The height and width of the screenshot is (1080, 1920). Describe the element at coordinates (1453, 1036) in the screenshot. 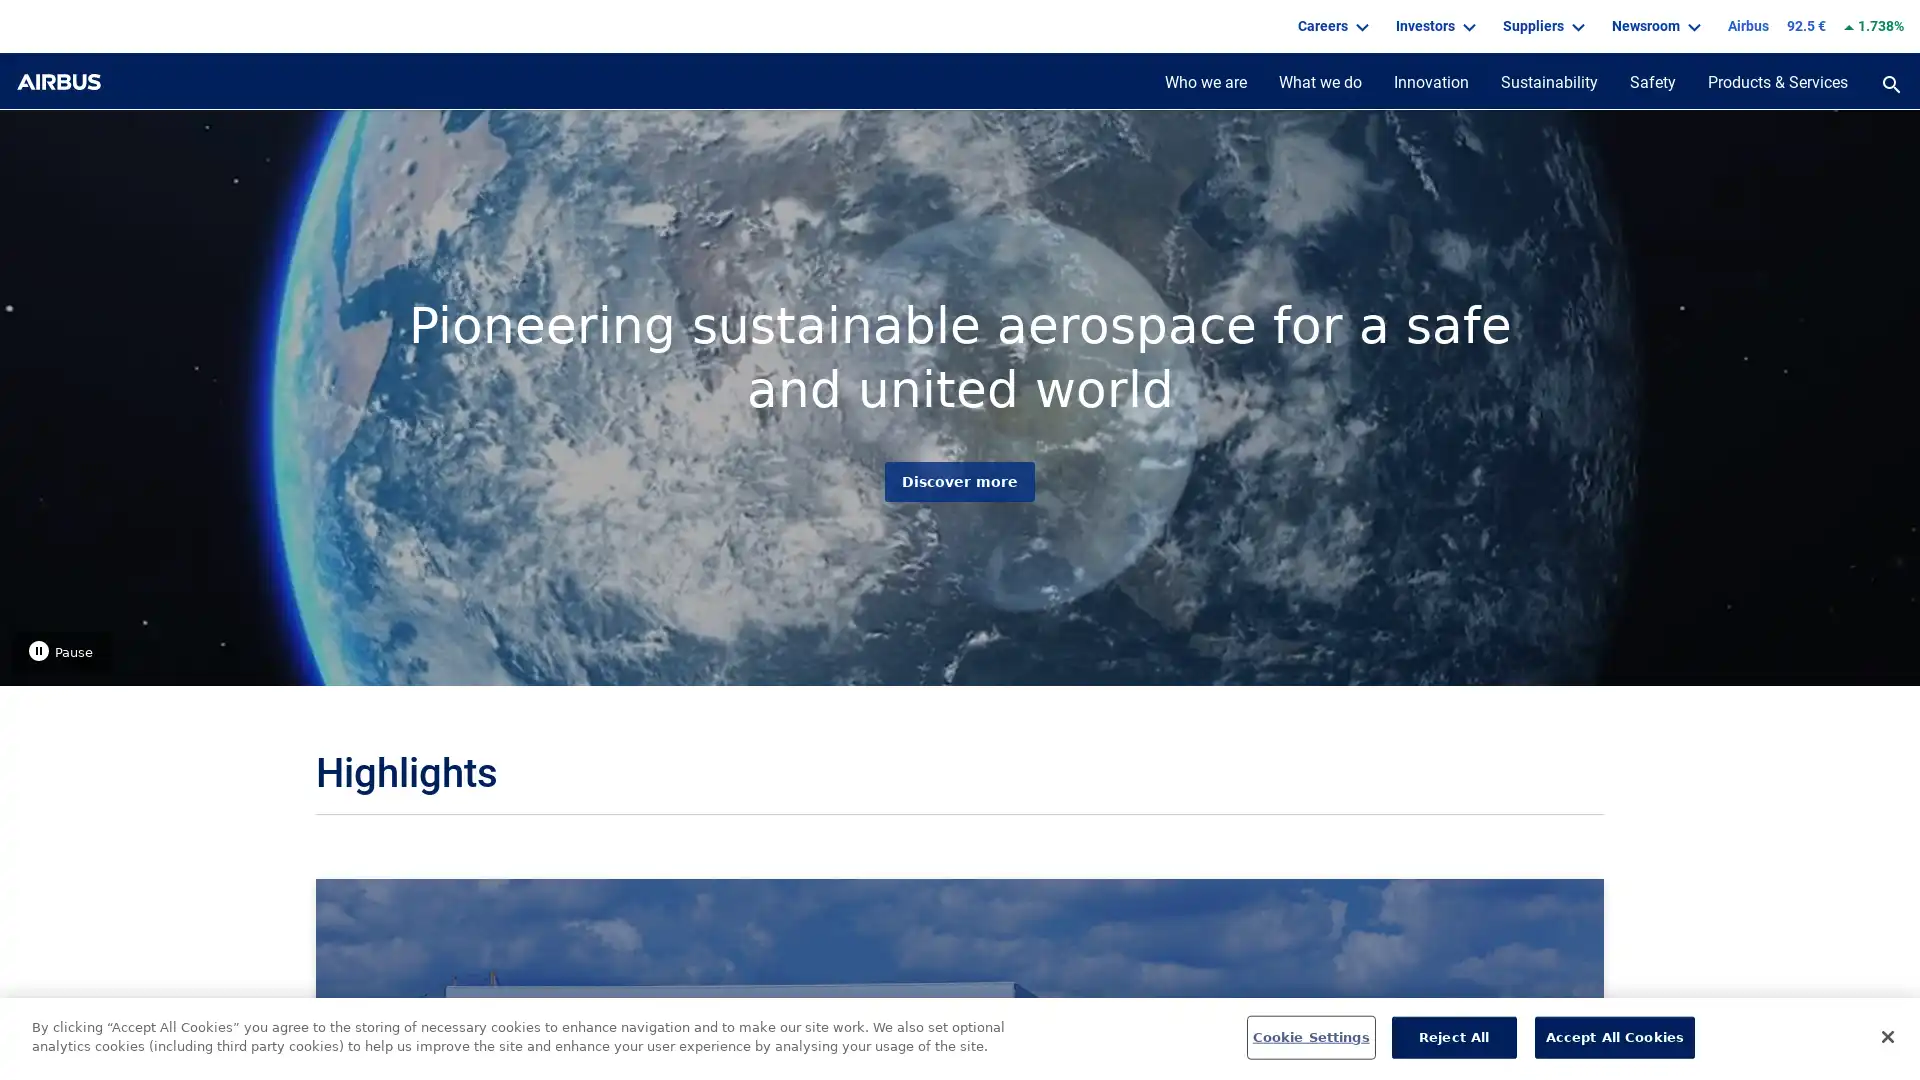

I see `Reject All` at that location.